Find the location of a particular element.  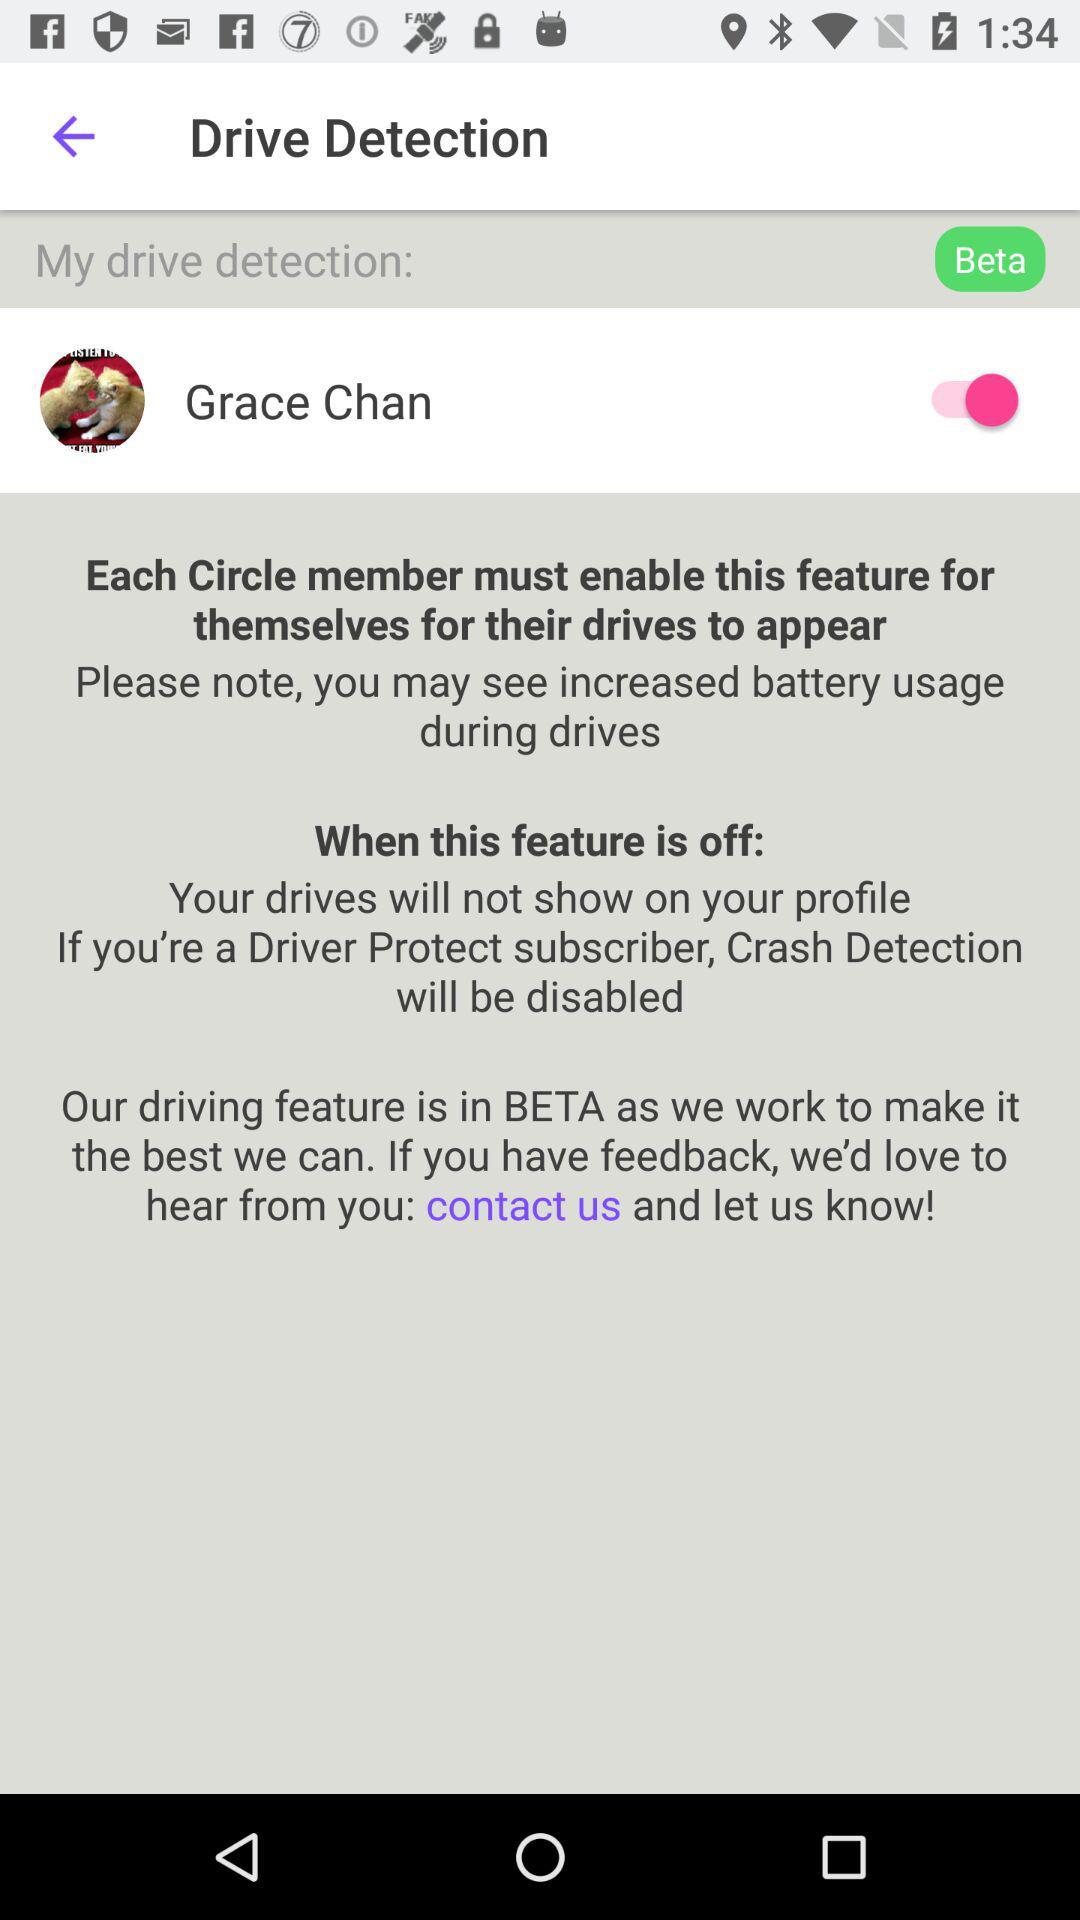

the item above the my drive detection: item is located at coordinates (72, 135).